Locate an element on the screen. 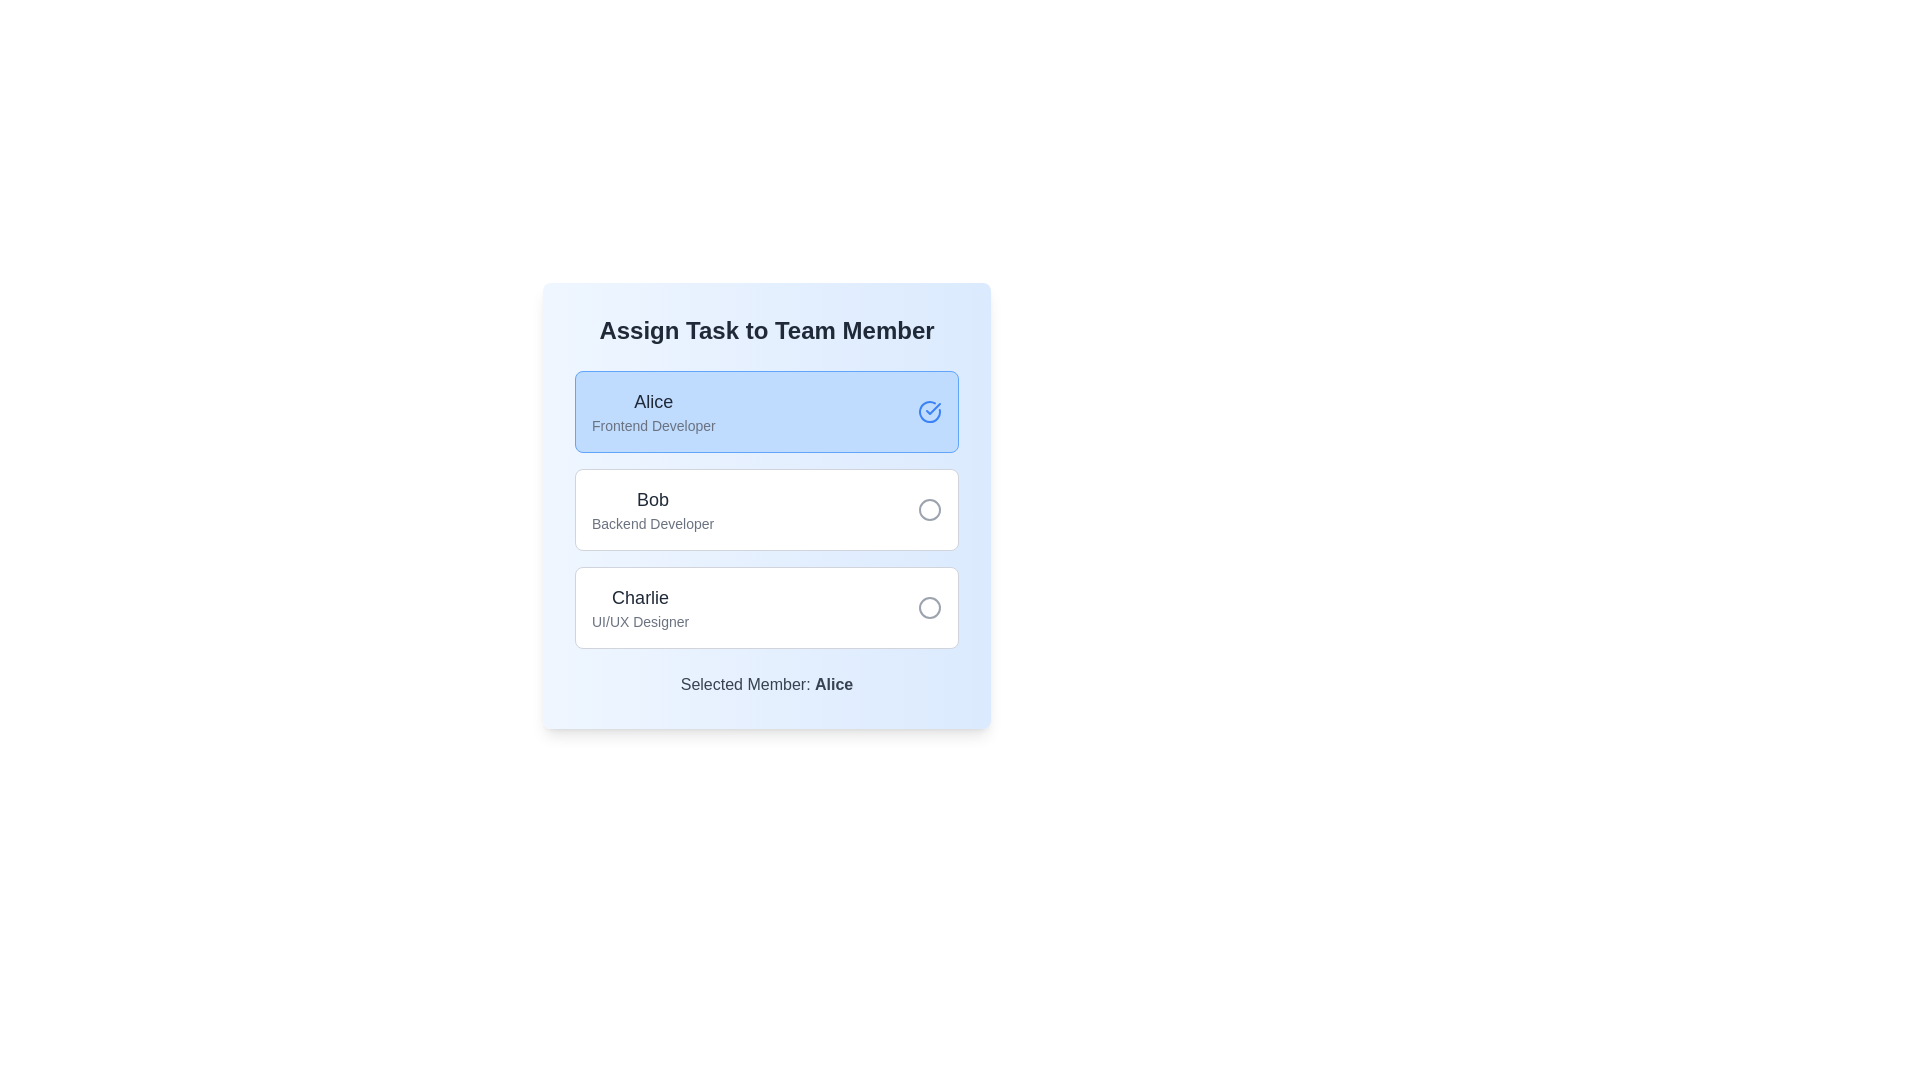 This screenshot has width=1920, height=1080. the radio button is located at coordinates (766, 607).